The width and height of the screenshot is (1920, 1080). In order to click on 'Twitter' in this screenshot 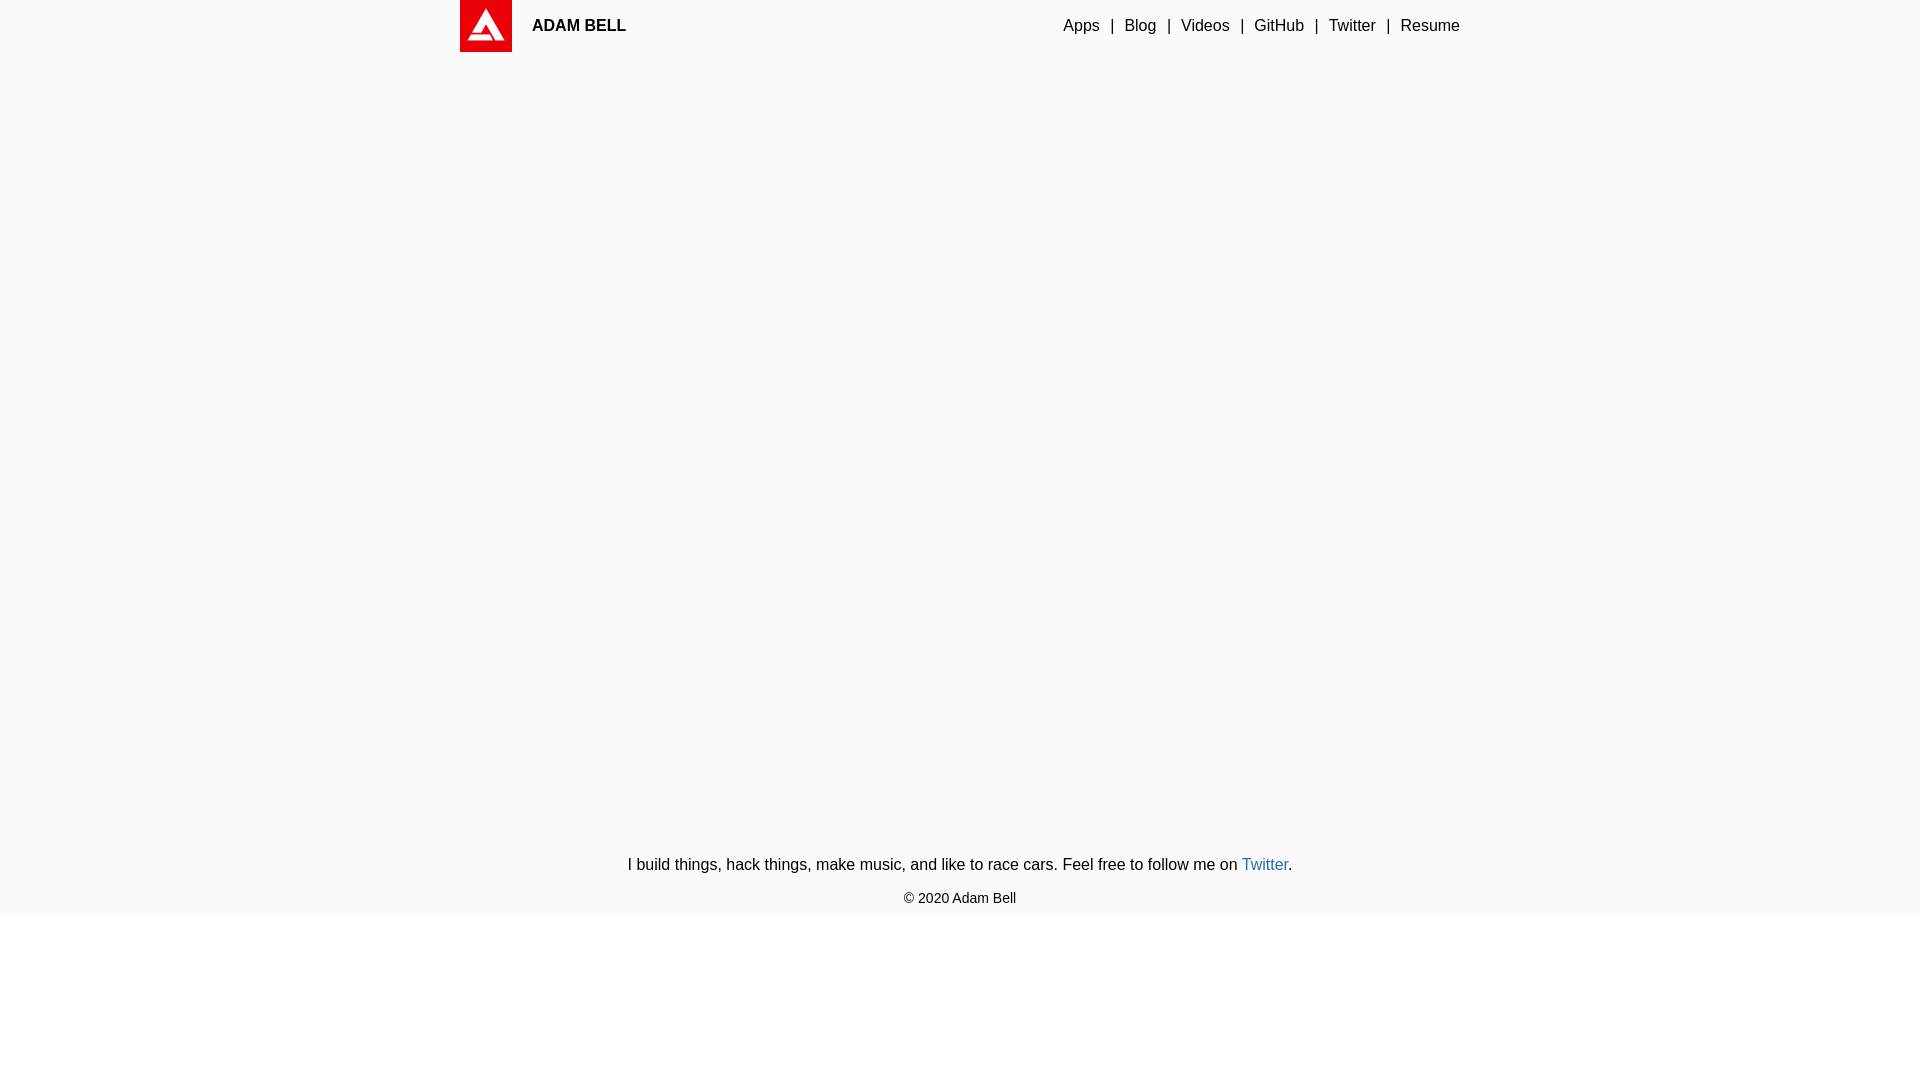, I will do `click(1264, 863)`.